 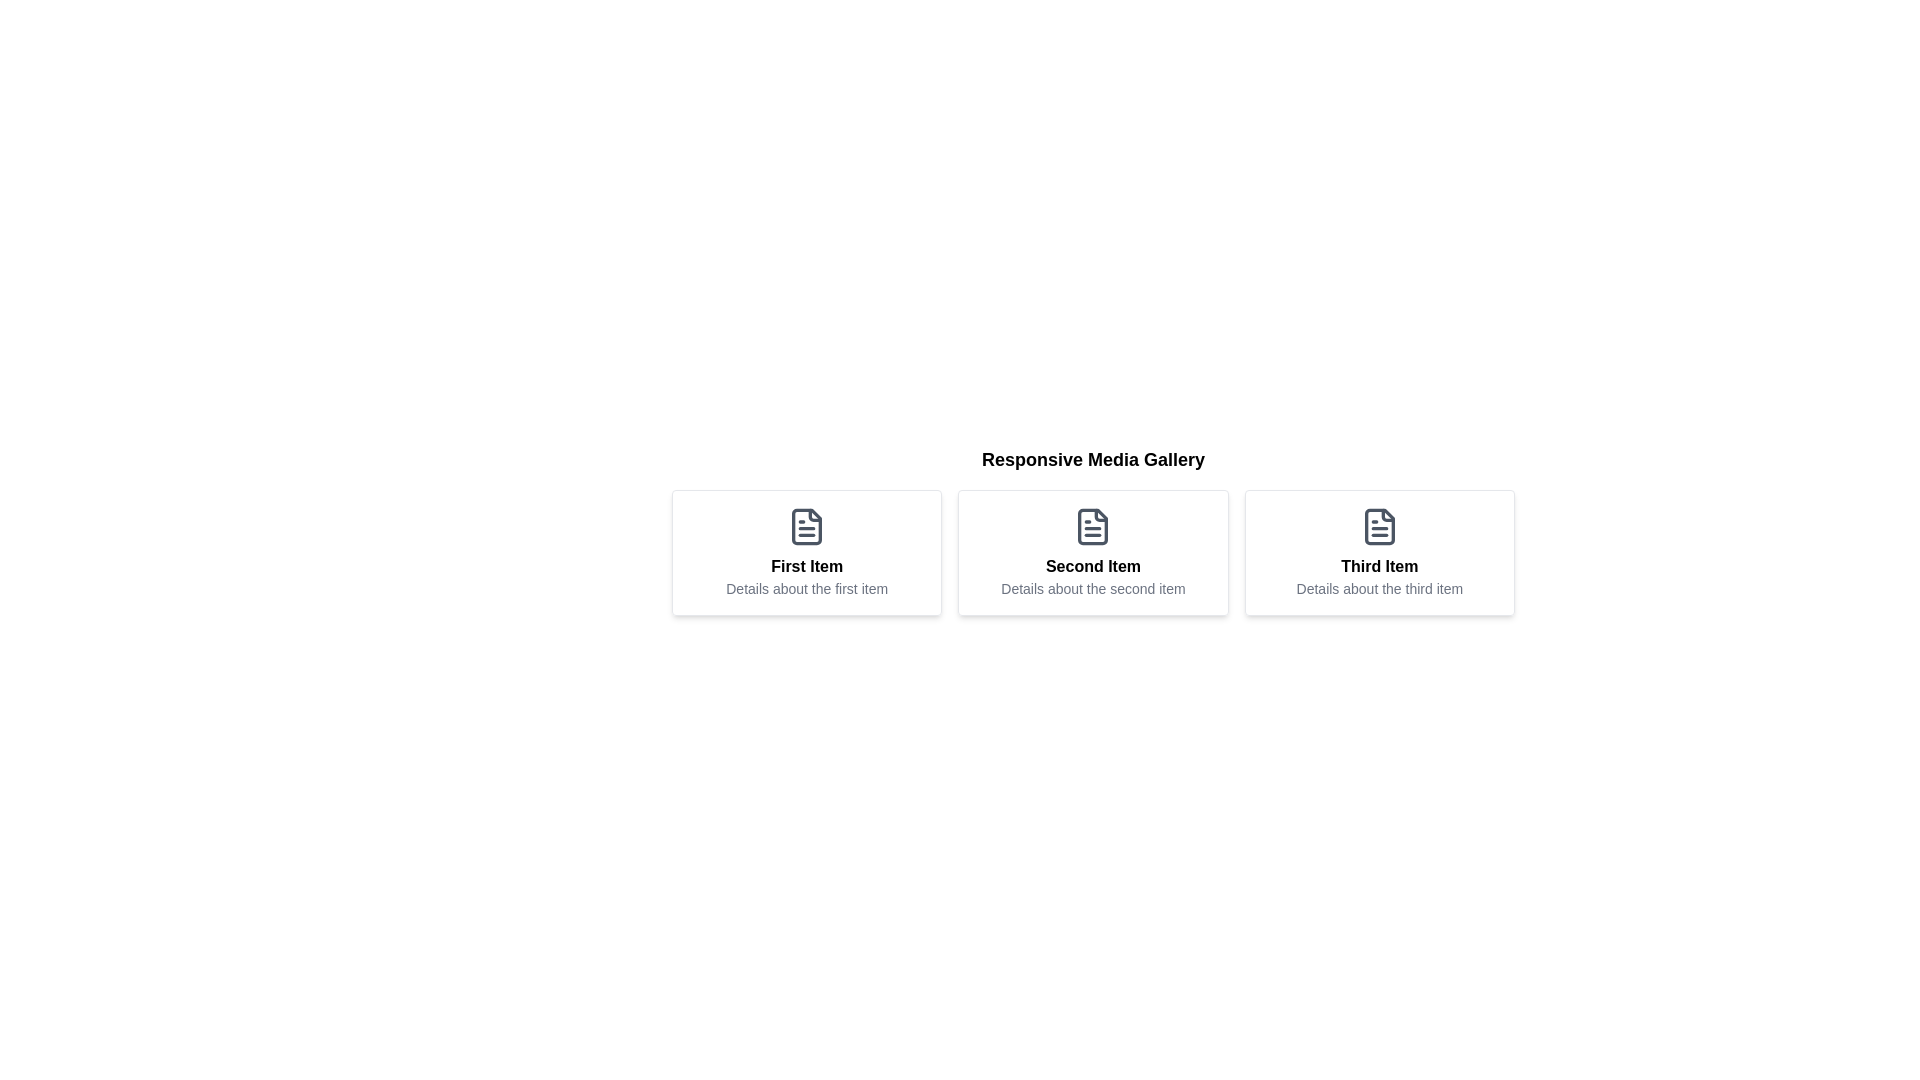 What do you see at coordinates (1378, 567) in the screenshot?
I see `the title text label in the rightmost card, which provides context to the card's content, positioned above the subtitle 'Details about the third item'` at bounding box center [1378, 567].